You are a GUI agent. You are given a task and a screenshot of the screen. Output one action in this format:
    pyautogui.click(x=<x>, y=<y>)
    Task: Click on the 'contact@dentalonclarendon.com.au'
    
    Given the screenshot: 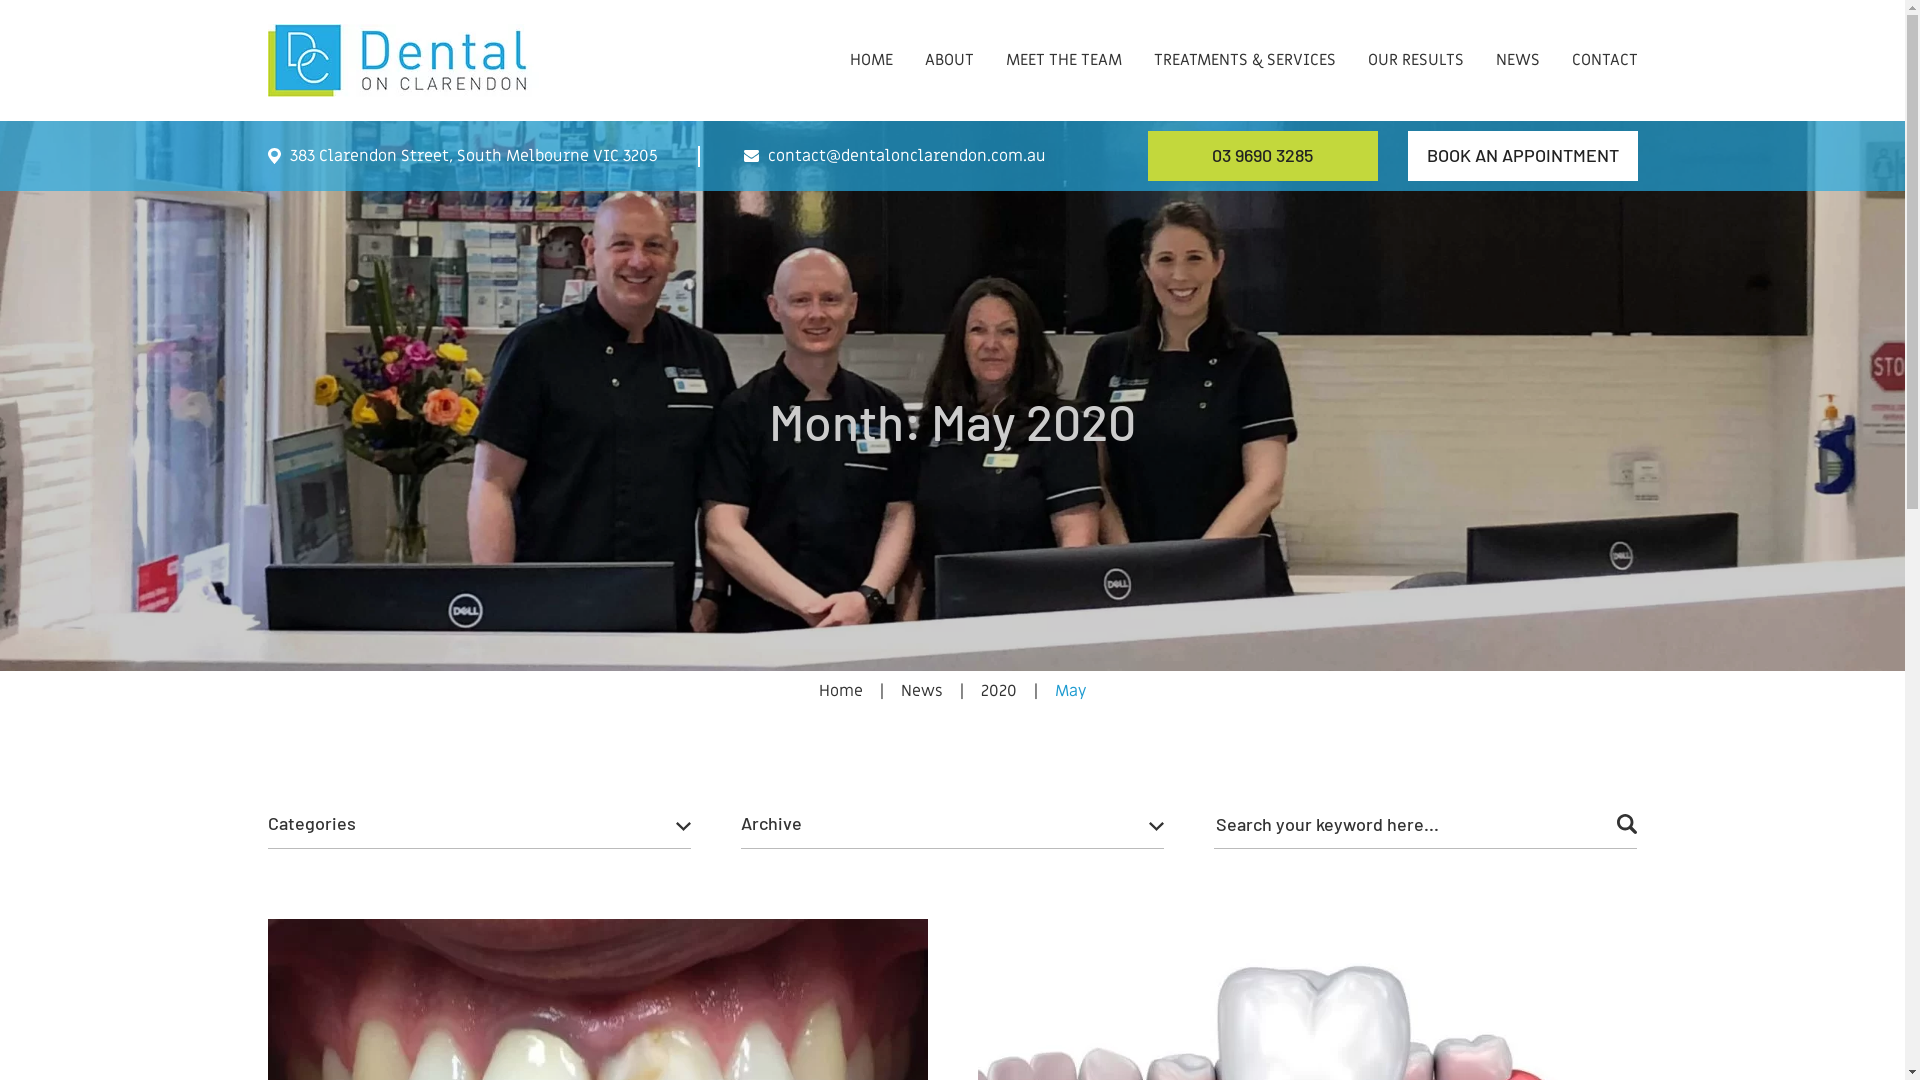 What is the action you would take?
    pyautogui.click(x=893, y=154)
    